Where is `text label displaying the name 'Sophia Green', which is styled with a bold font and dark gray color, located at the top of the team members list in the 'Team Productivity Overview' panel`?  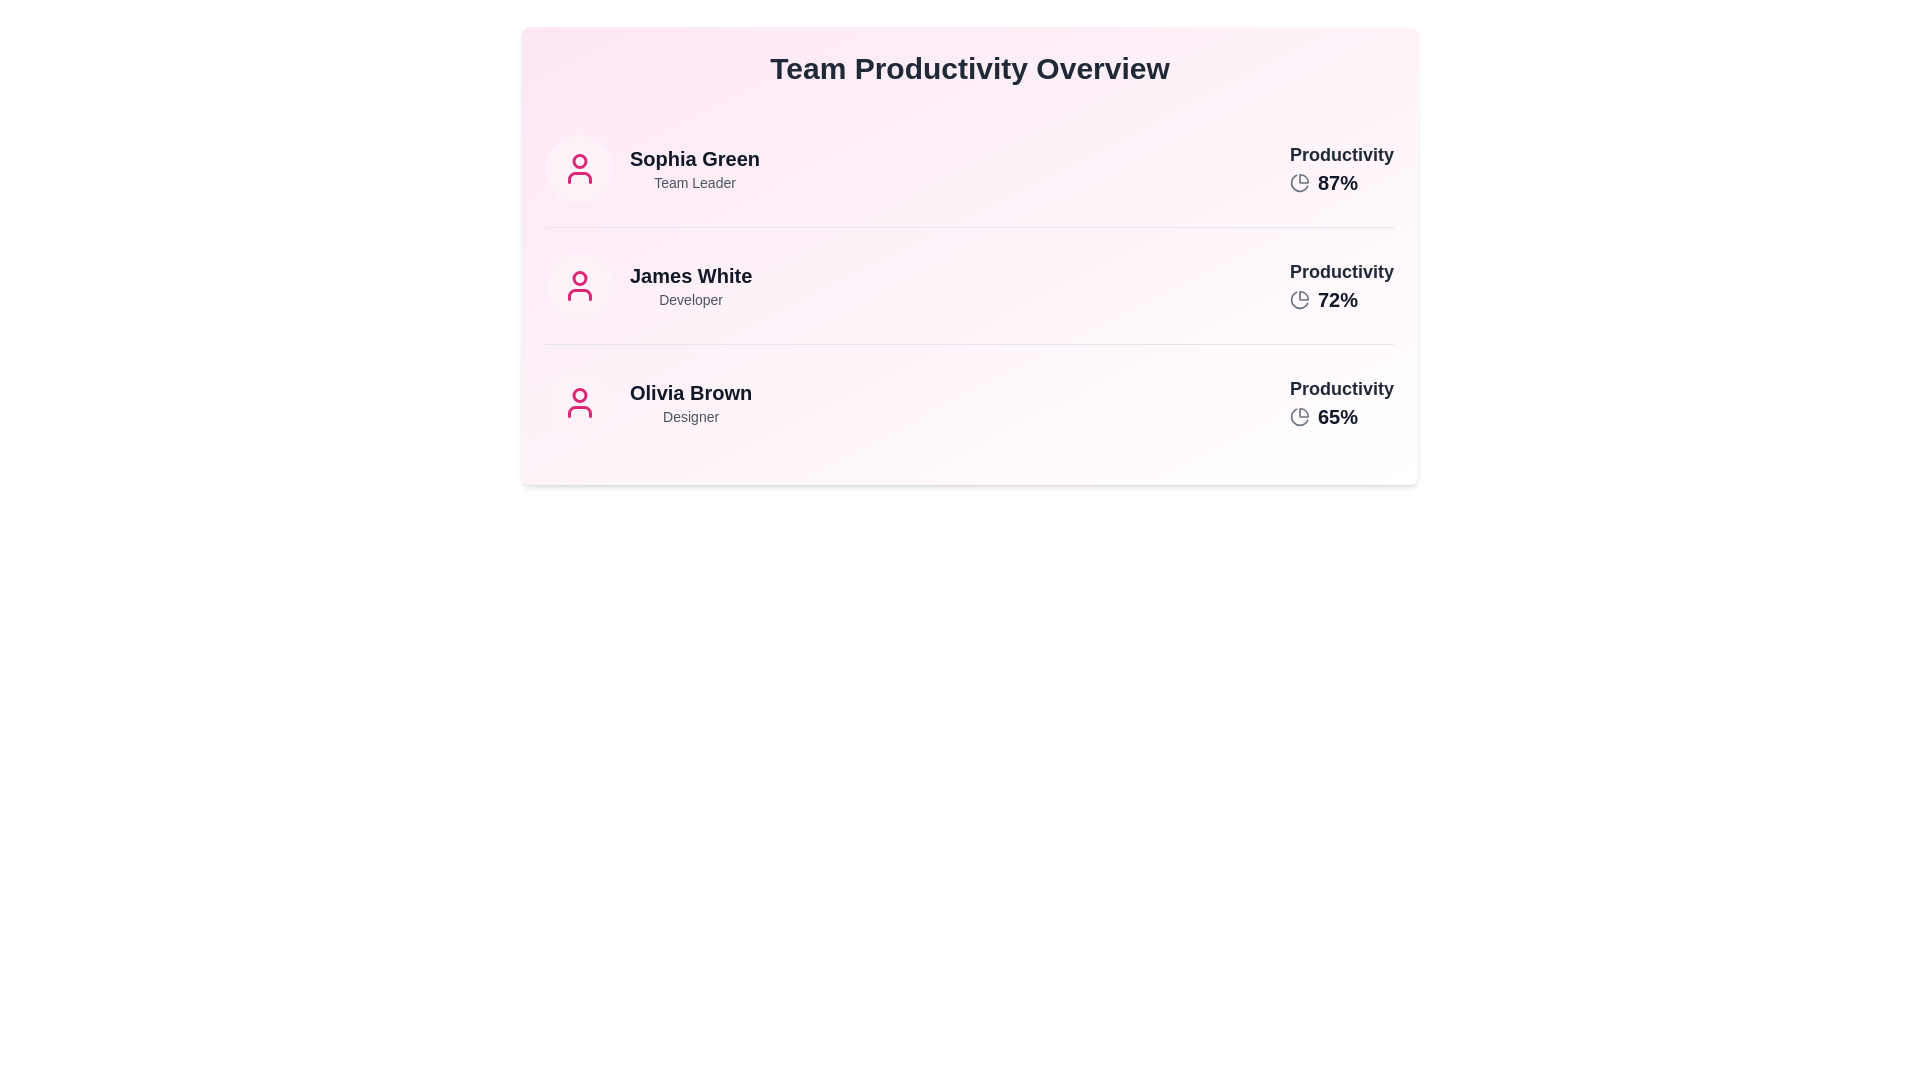 text label displaying the name 'Sophia Green', which is styled with a bold font and dark gray color, located at the top of the team members list in the 'Team Productivity Overview' panel is located at coordinates (695, 157).